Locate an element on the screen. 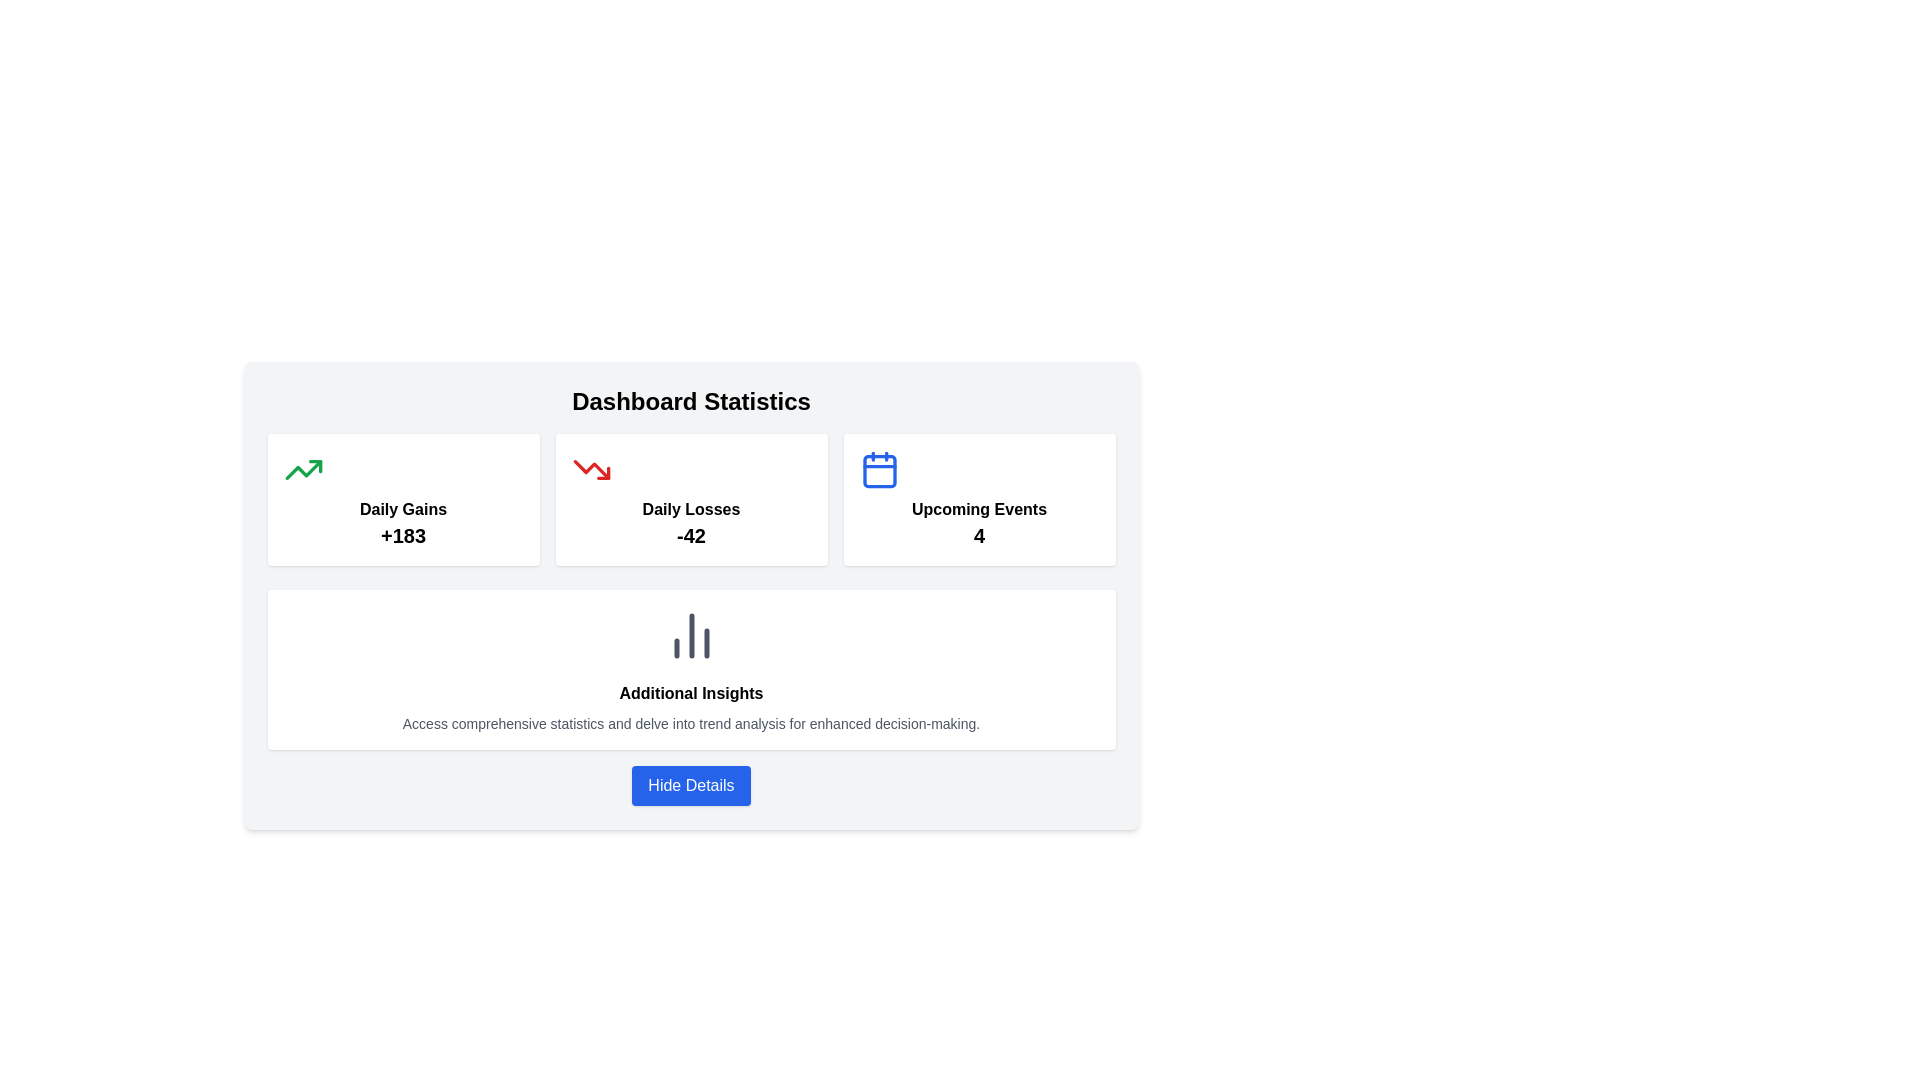 The image size is (1920, 1080). the triangular arrow marker within the SVG icon that represents a downward trend in the 'Daily Losses' box on the dashboard is located at coordinates (602, 473).